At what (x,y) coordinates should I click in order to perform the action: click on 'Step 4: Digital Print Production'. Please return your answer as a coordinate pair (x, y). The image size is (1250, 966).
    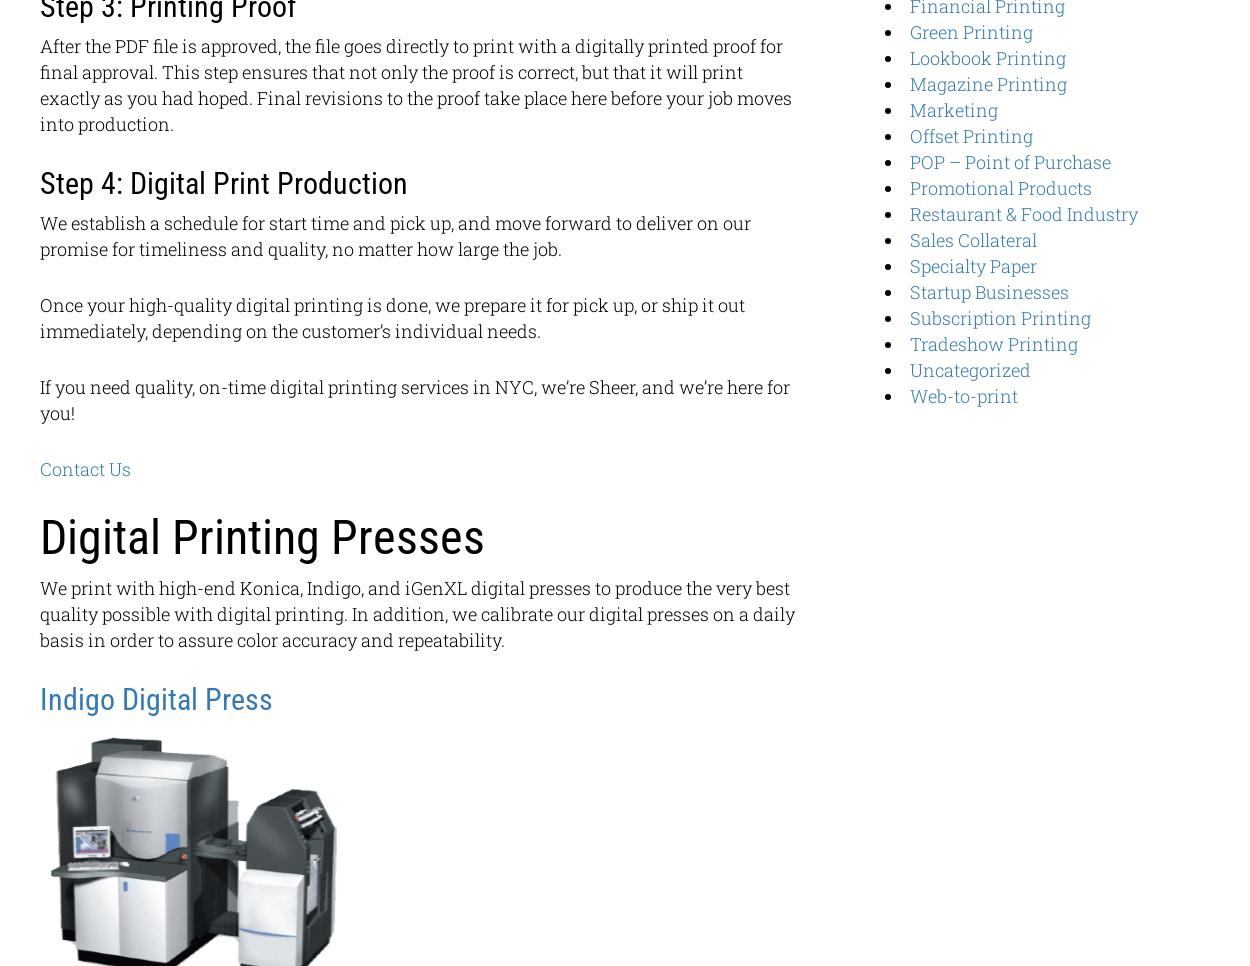
    Looking at the image, I should click on (223, 183).